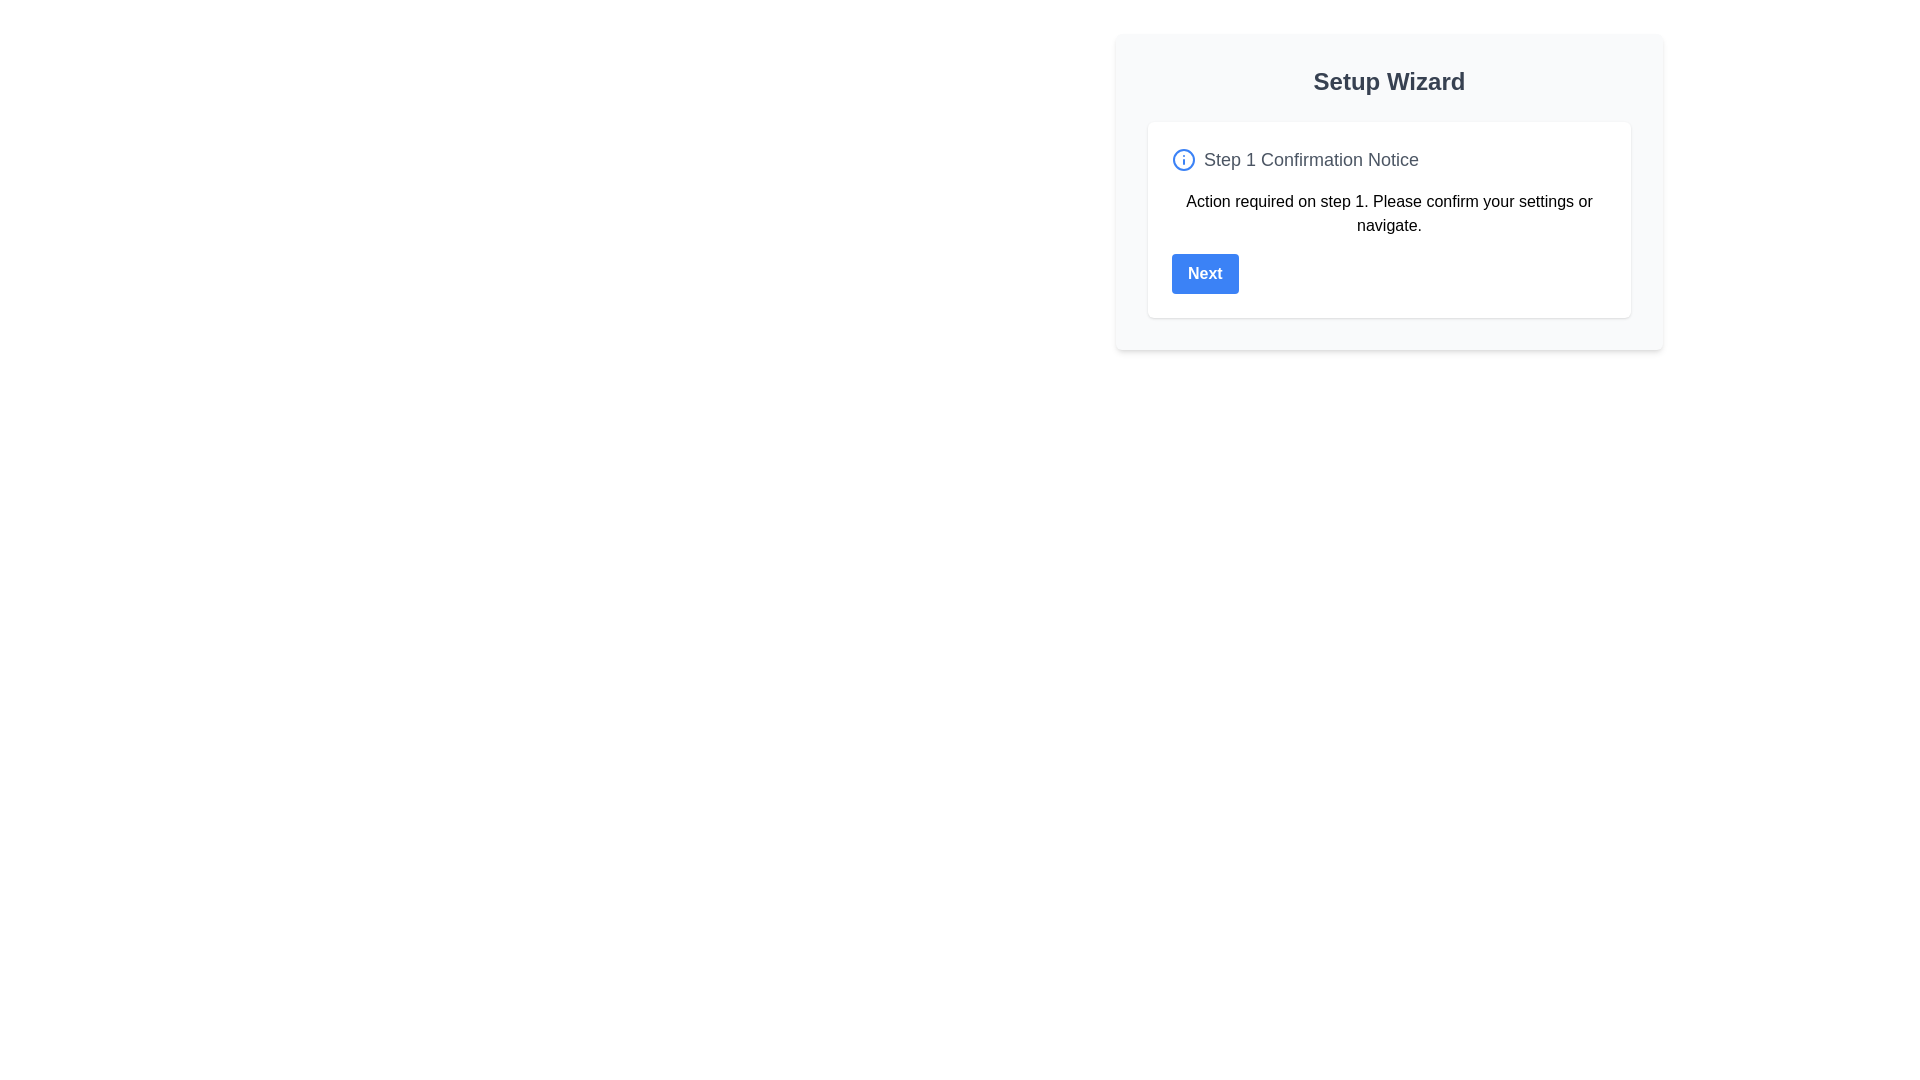  I want to click on the navigation button located in the lower-left corner of the 'Setup Wizard' dialog box, so click(1204, 273).